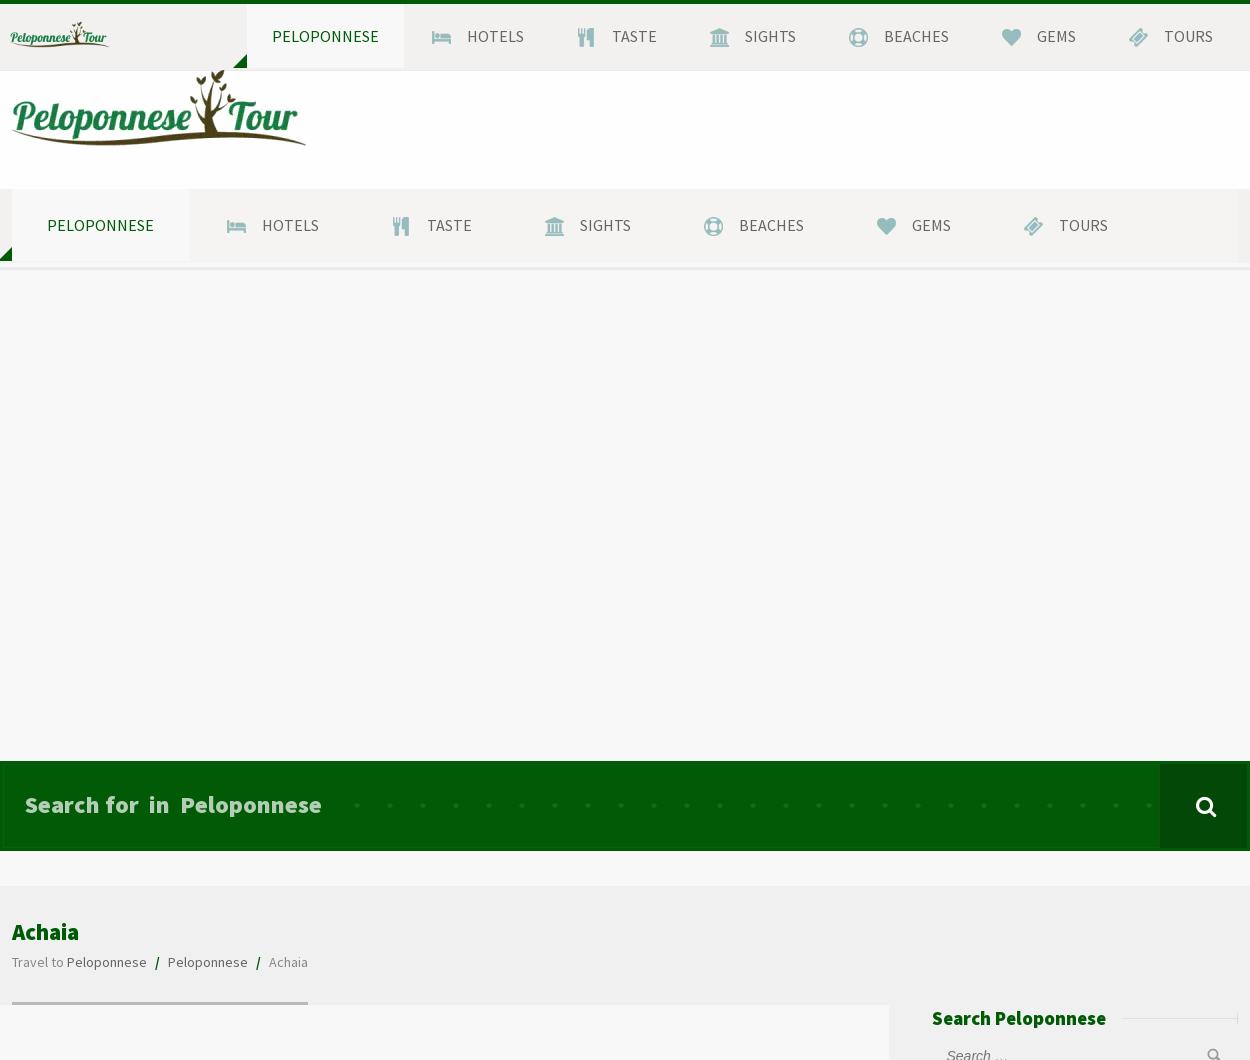 The width and height of the screenshot is (1250, 1060). Describe the element at coordinates (1082, 224) in the screenshot. I see `'Tours'` at that location.